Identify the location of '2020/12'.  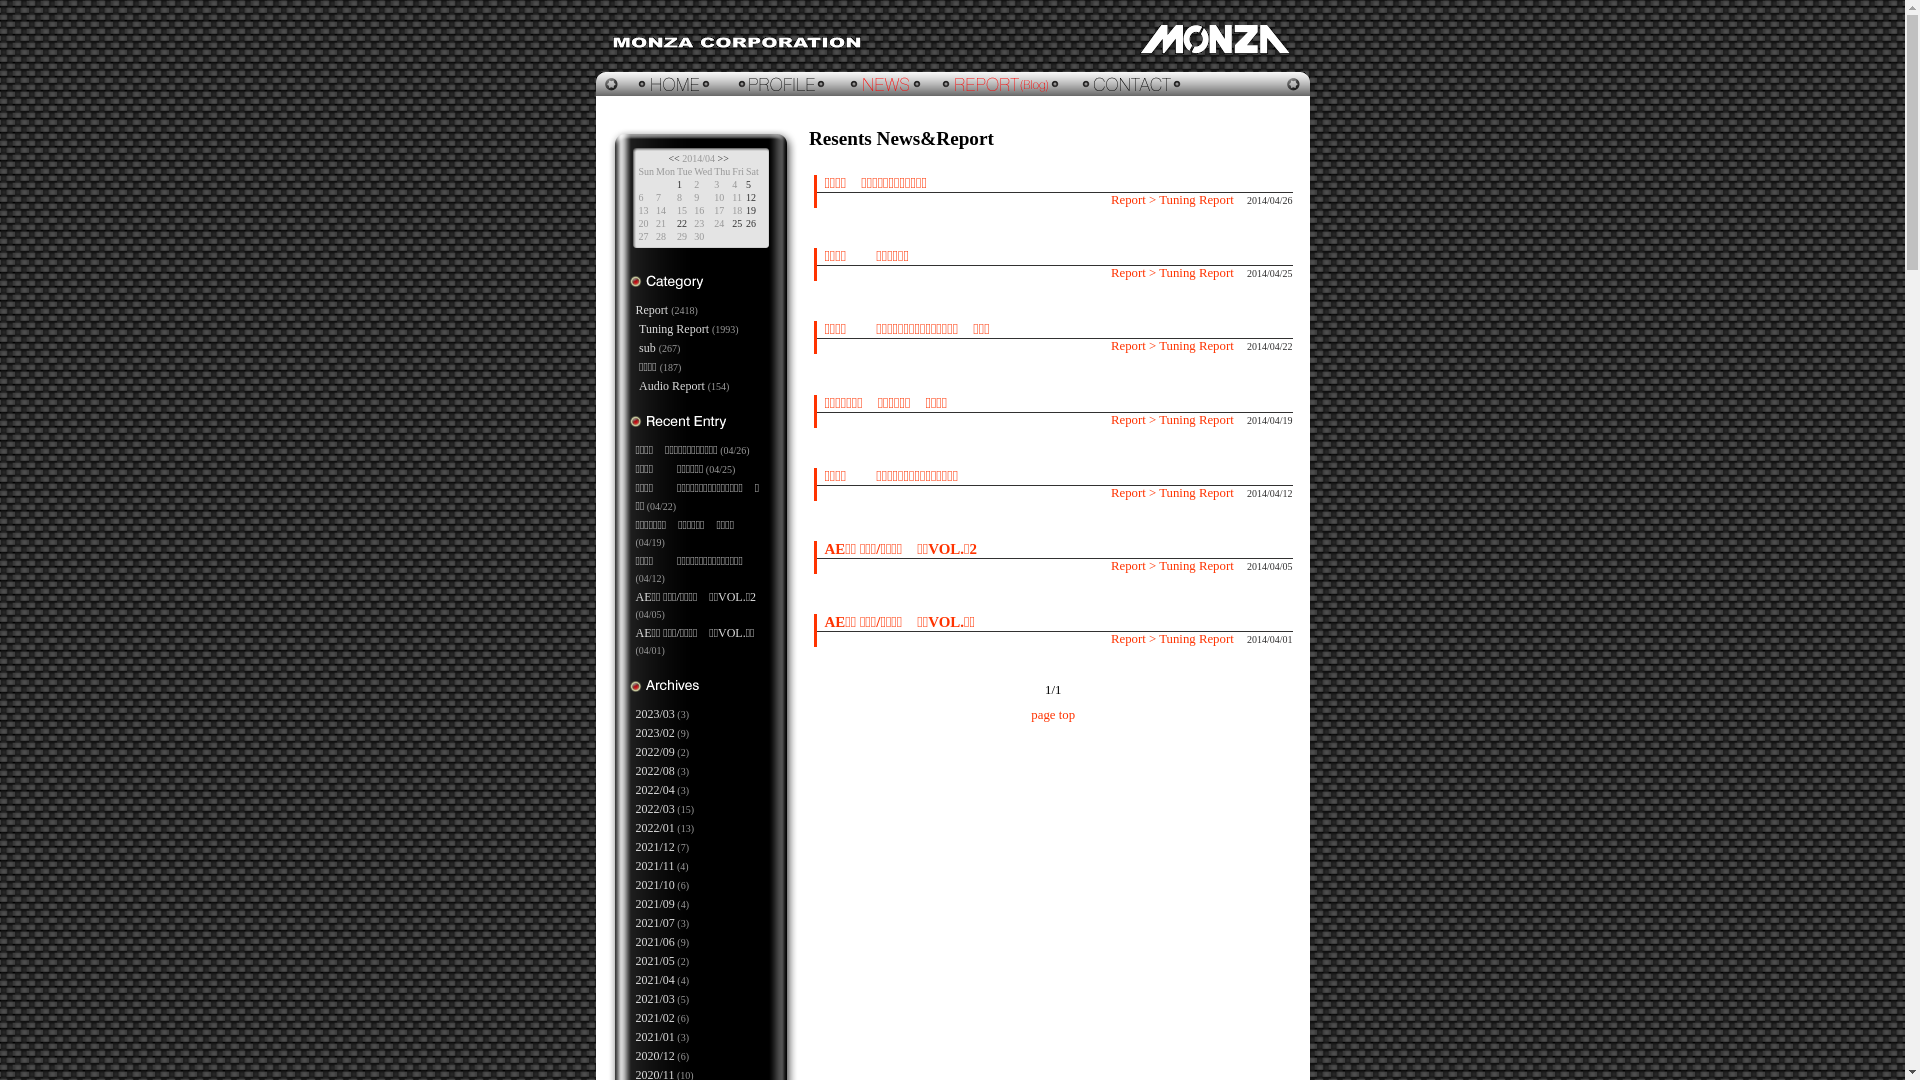
(655, 1055).